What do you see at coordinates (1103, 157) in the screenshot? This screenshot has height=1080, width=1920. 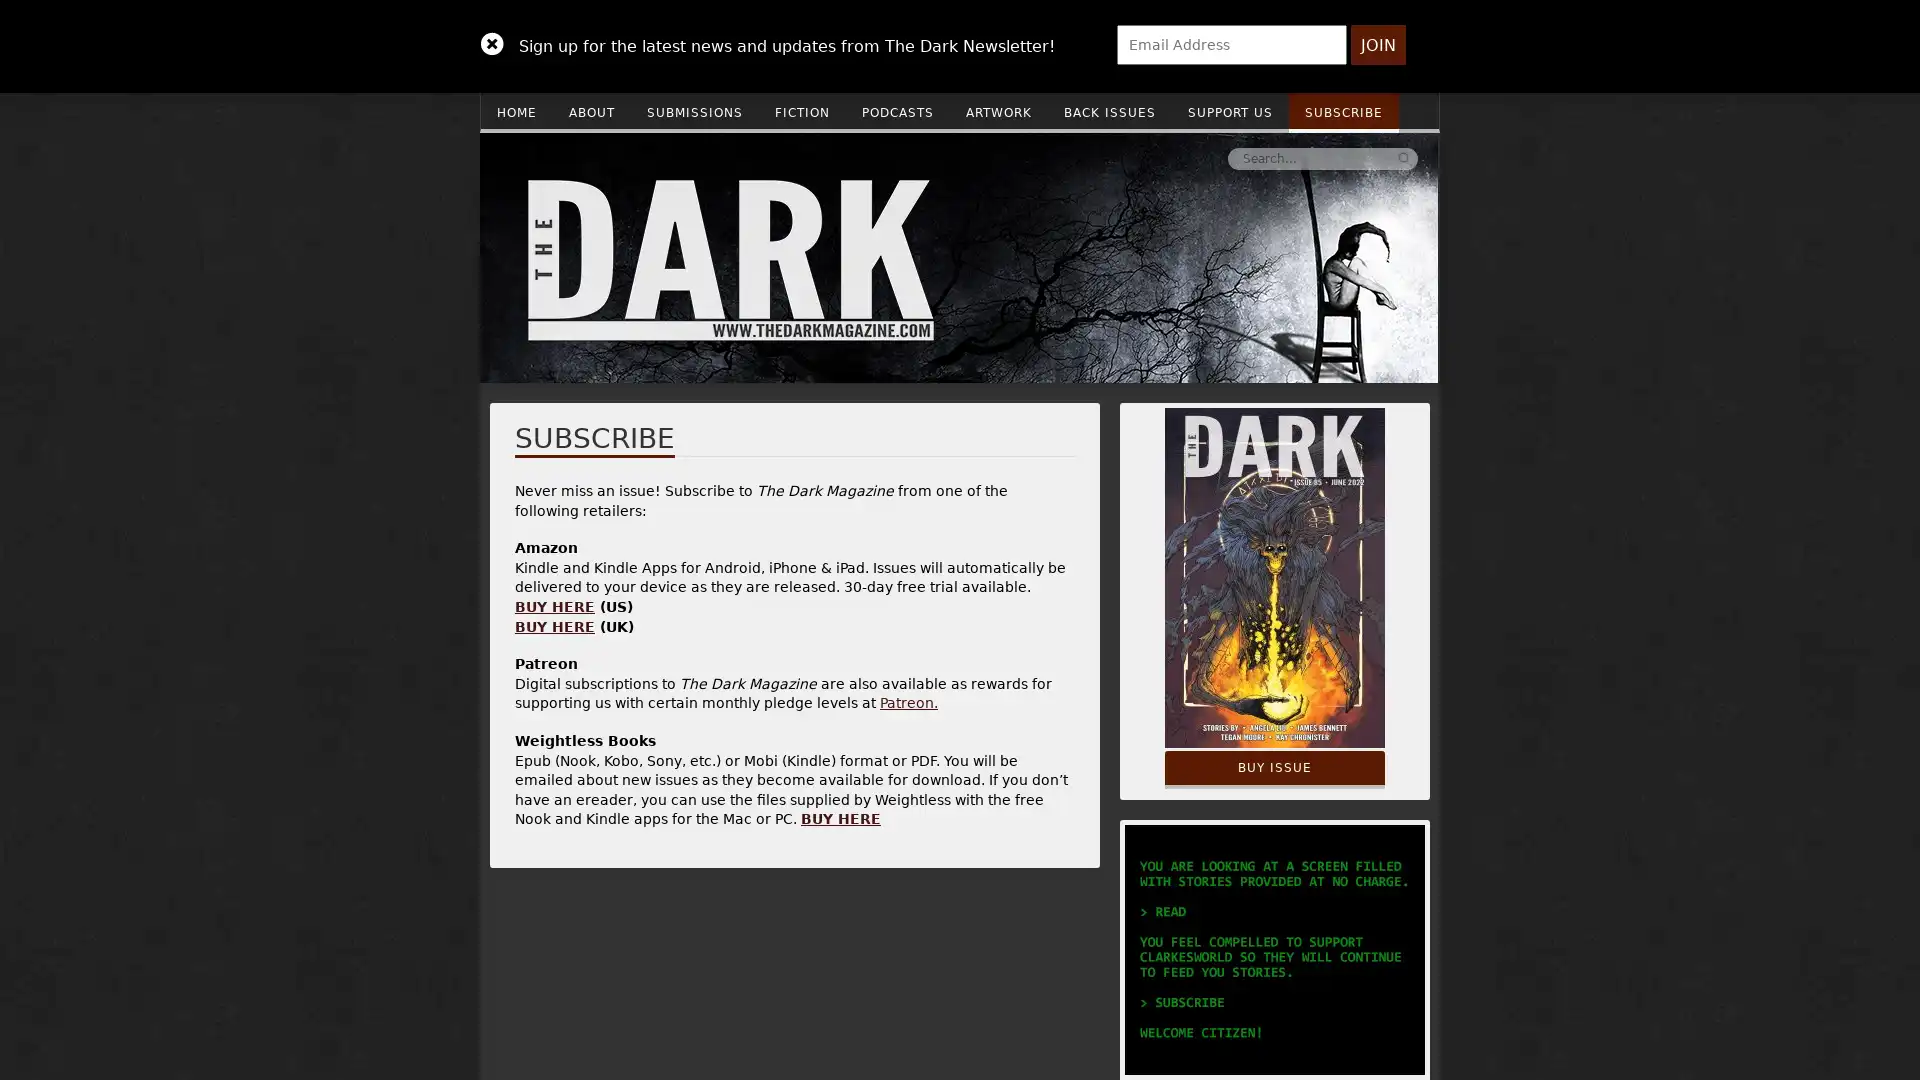 I see `Search` at bounding box center [1103, 157].